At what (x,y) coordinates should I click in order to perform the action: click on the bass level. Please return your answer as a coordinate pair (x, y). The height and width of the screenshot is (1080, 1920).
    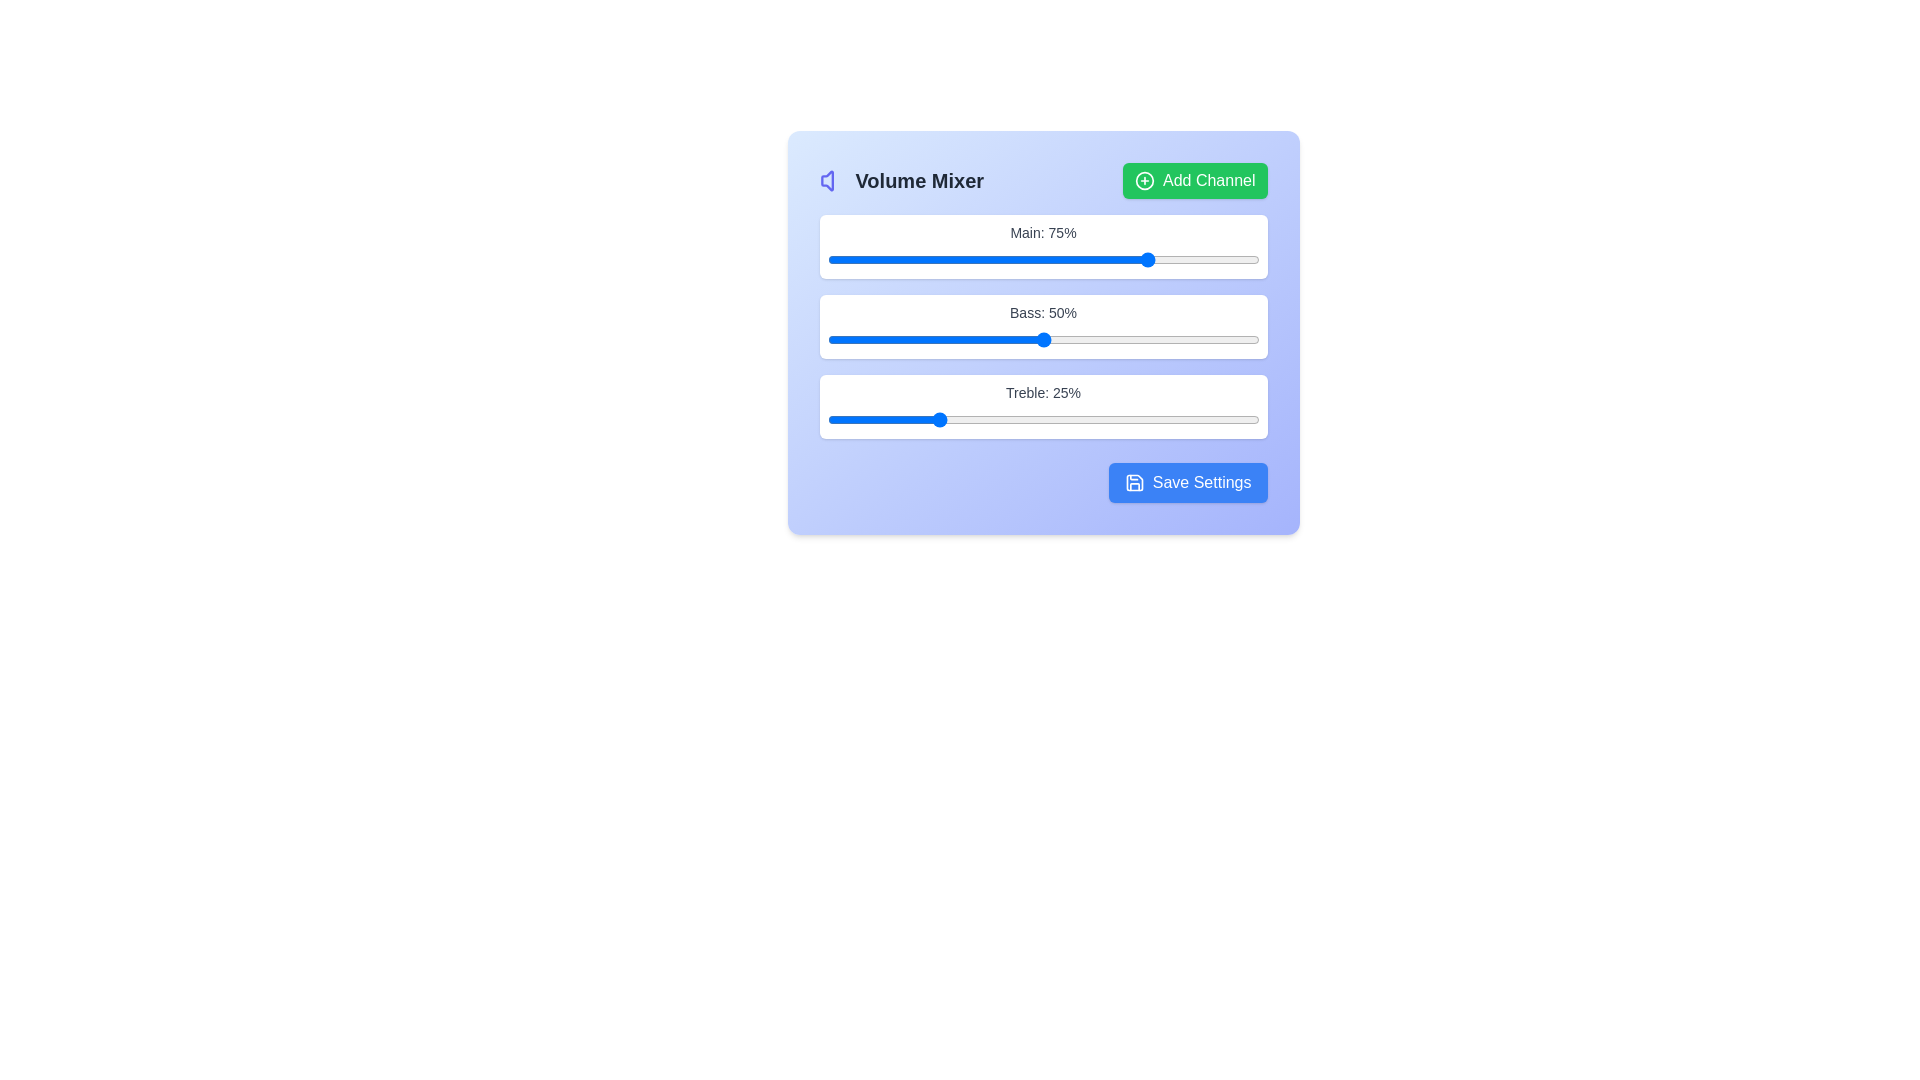
    Looking at the image, I should click on (891, 338).